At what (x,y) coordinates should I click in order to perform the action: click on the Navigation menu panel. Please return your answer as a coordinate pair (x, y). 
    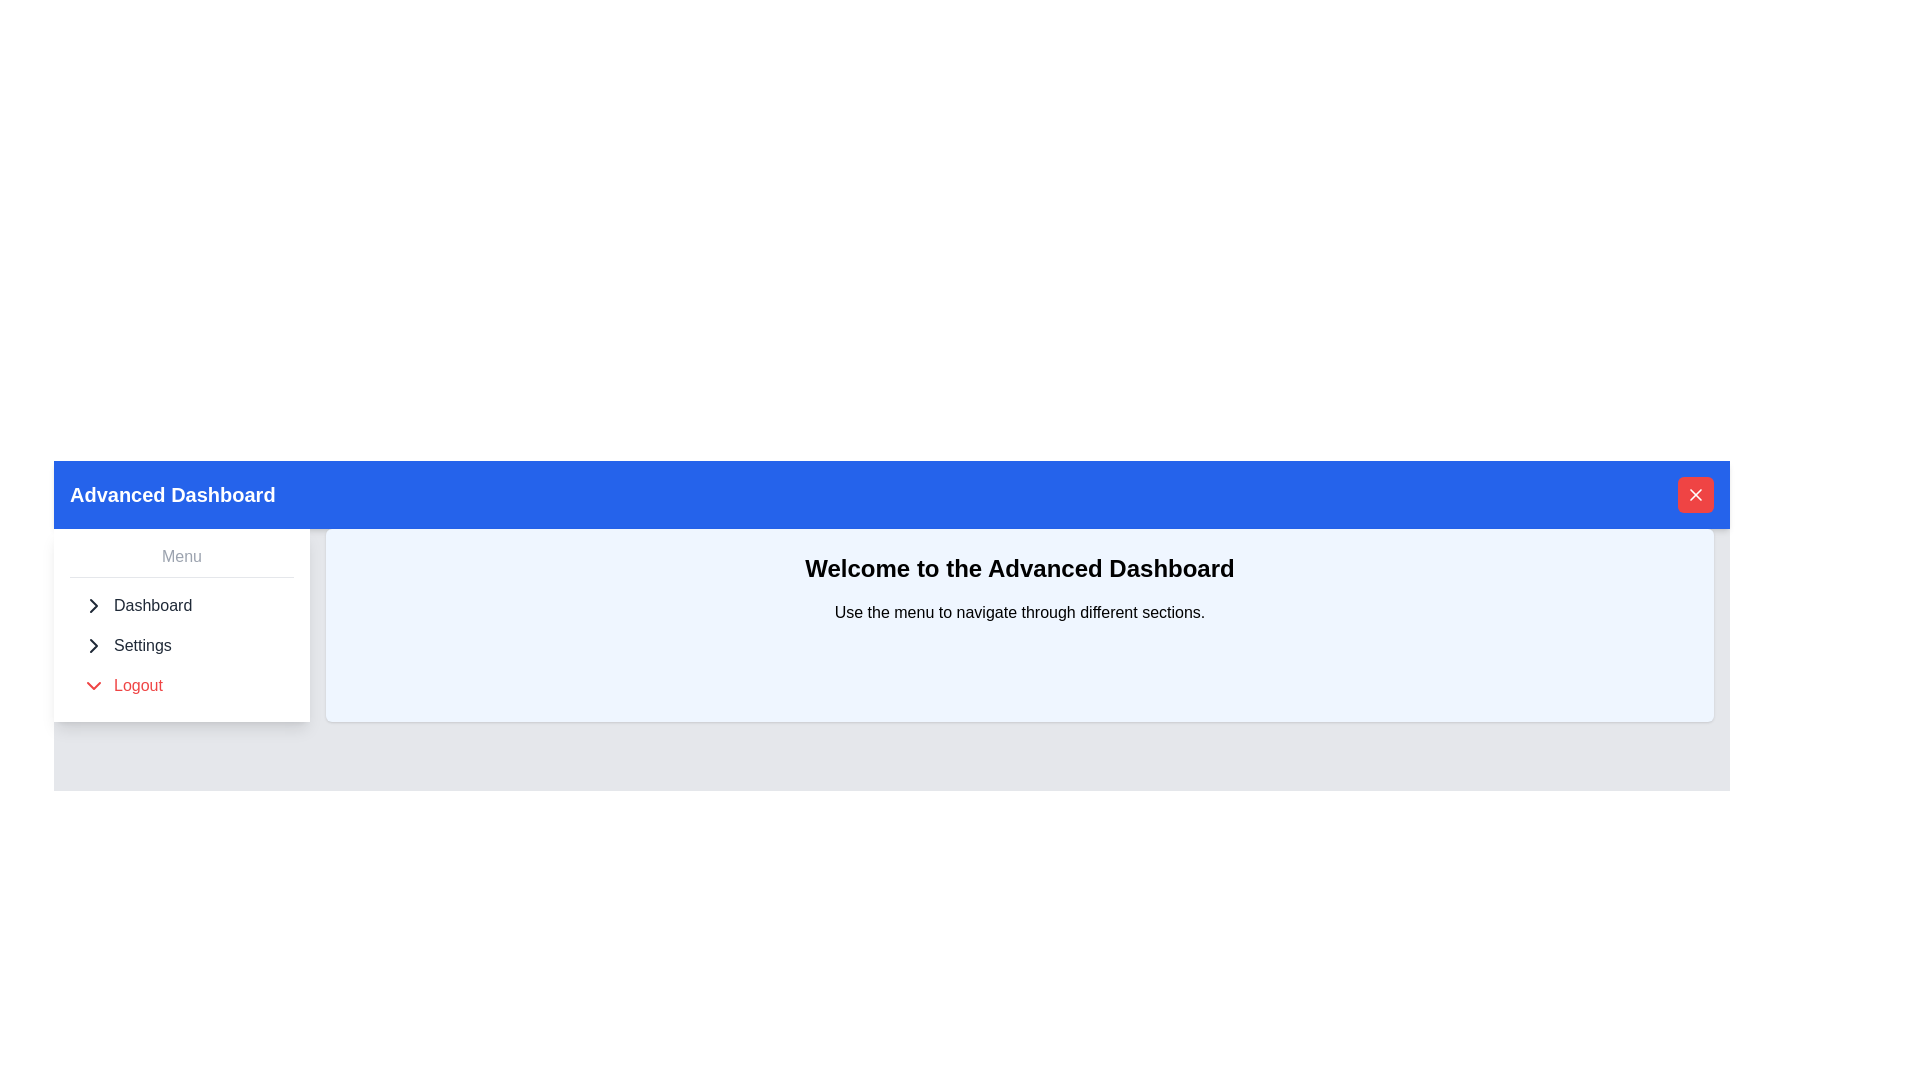
    Looking at the image, I should click on (182, 623).